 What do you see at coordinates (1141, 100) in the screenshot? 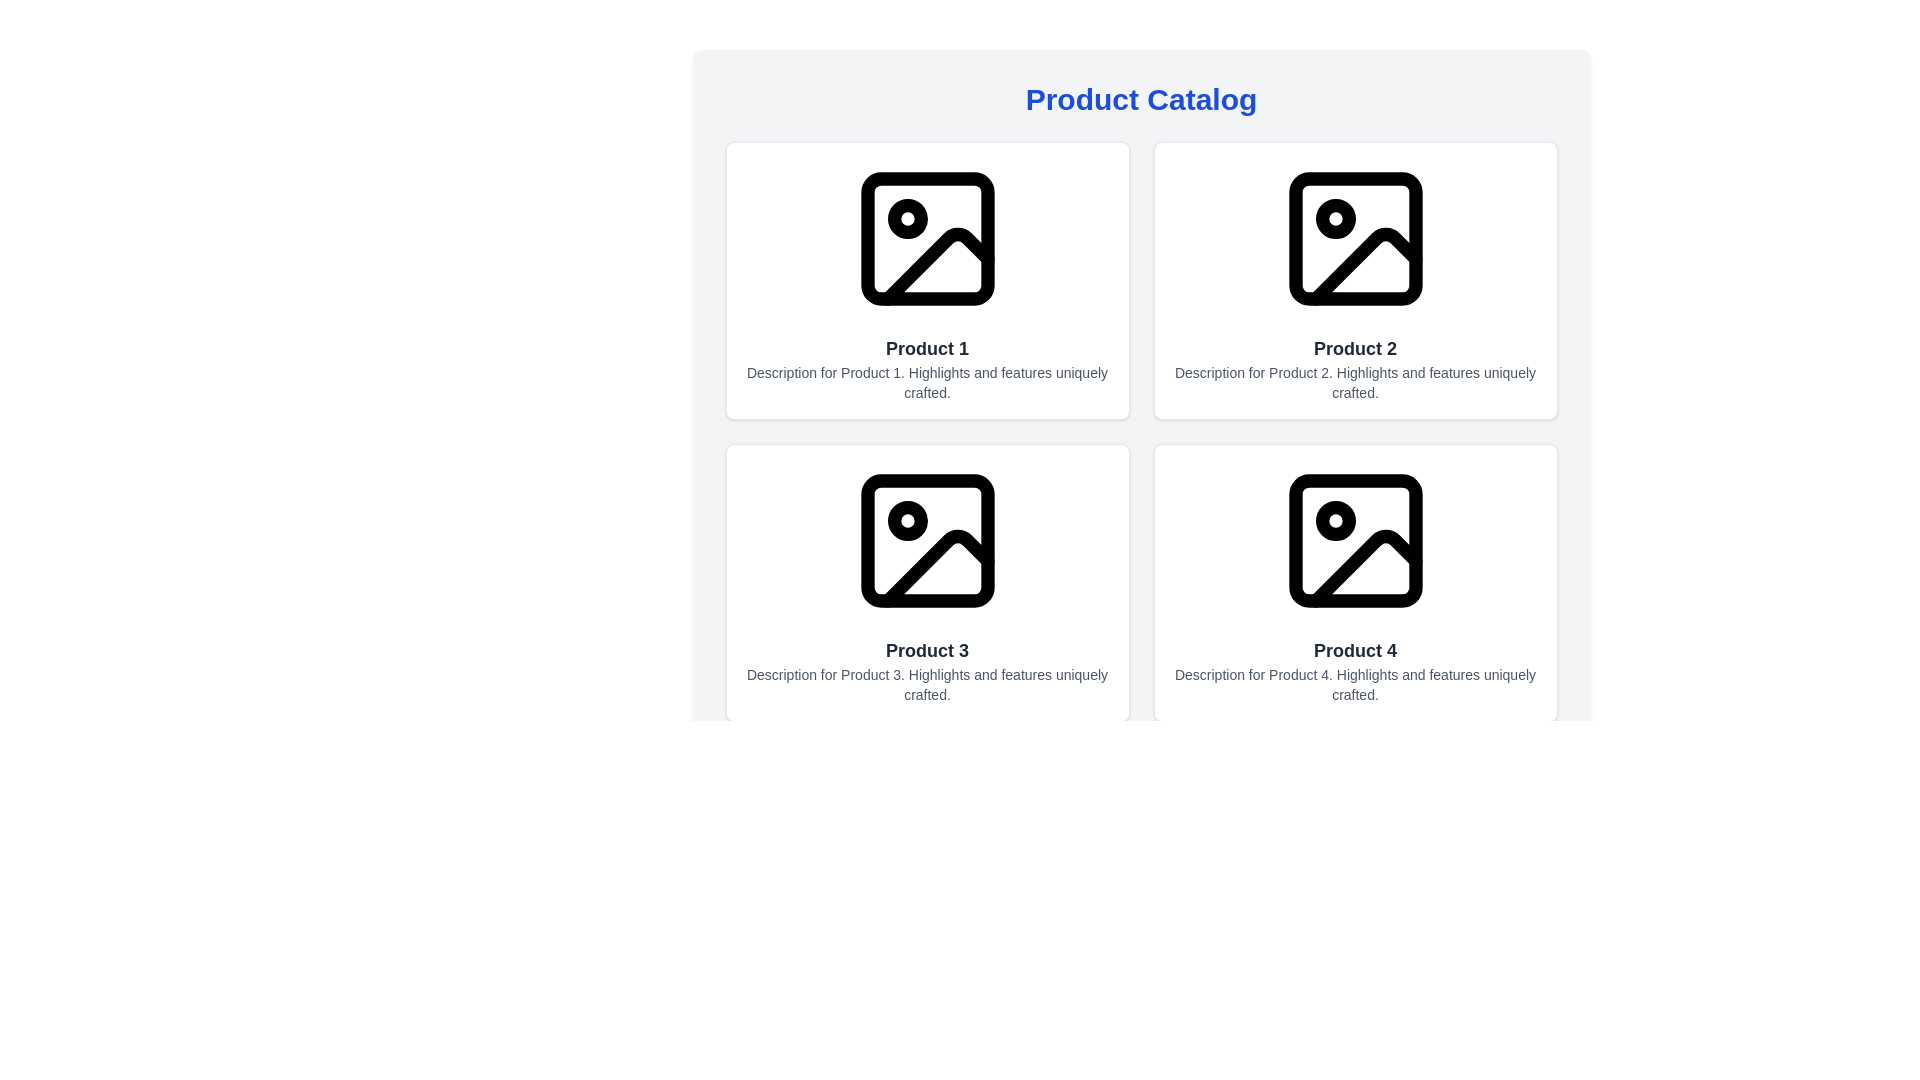
I see `the 'Product Catalog' header which is centrally aligned at the top of the content section` at bounding box center [1141, 100].